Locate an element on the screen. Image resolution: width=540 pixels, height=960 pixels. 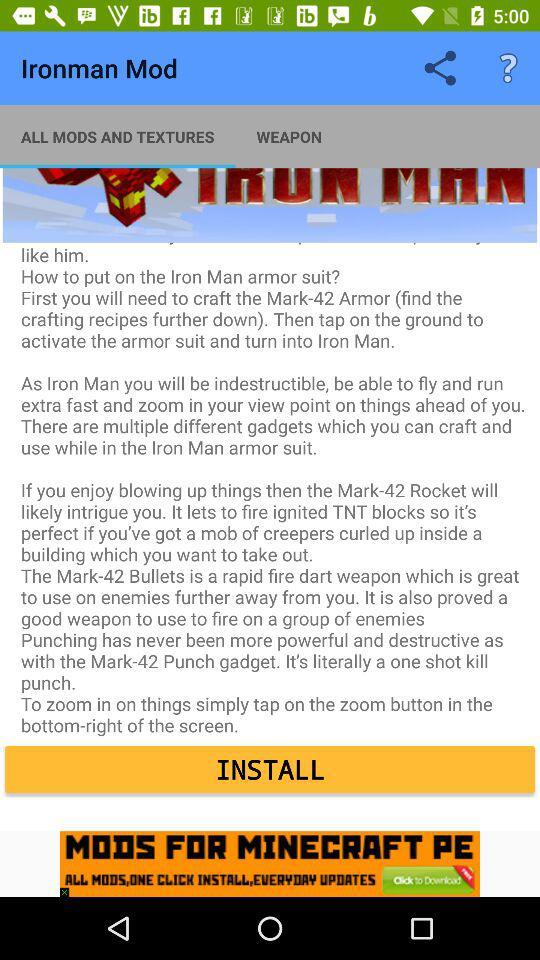
all mods and item is located at coordinates (117, 135).